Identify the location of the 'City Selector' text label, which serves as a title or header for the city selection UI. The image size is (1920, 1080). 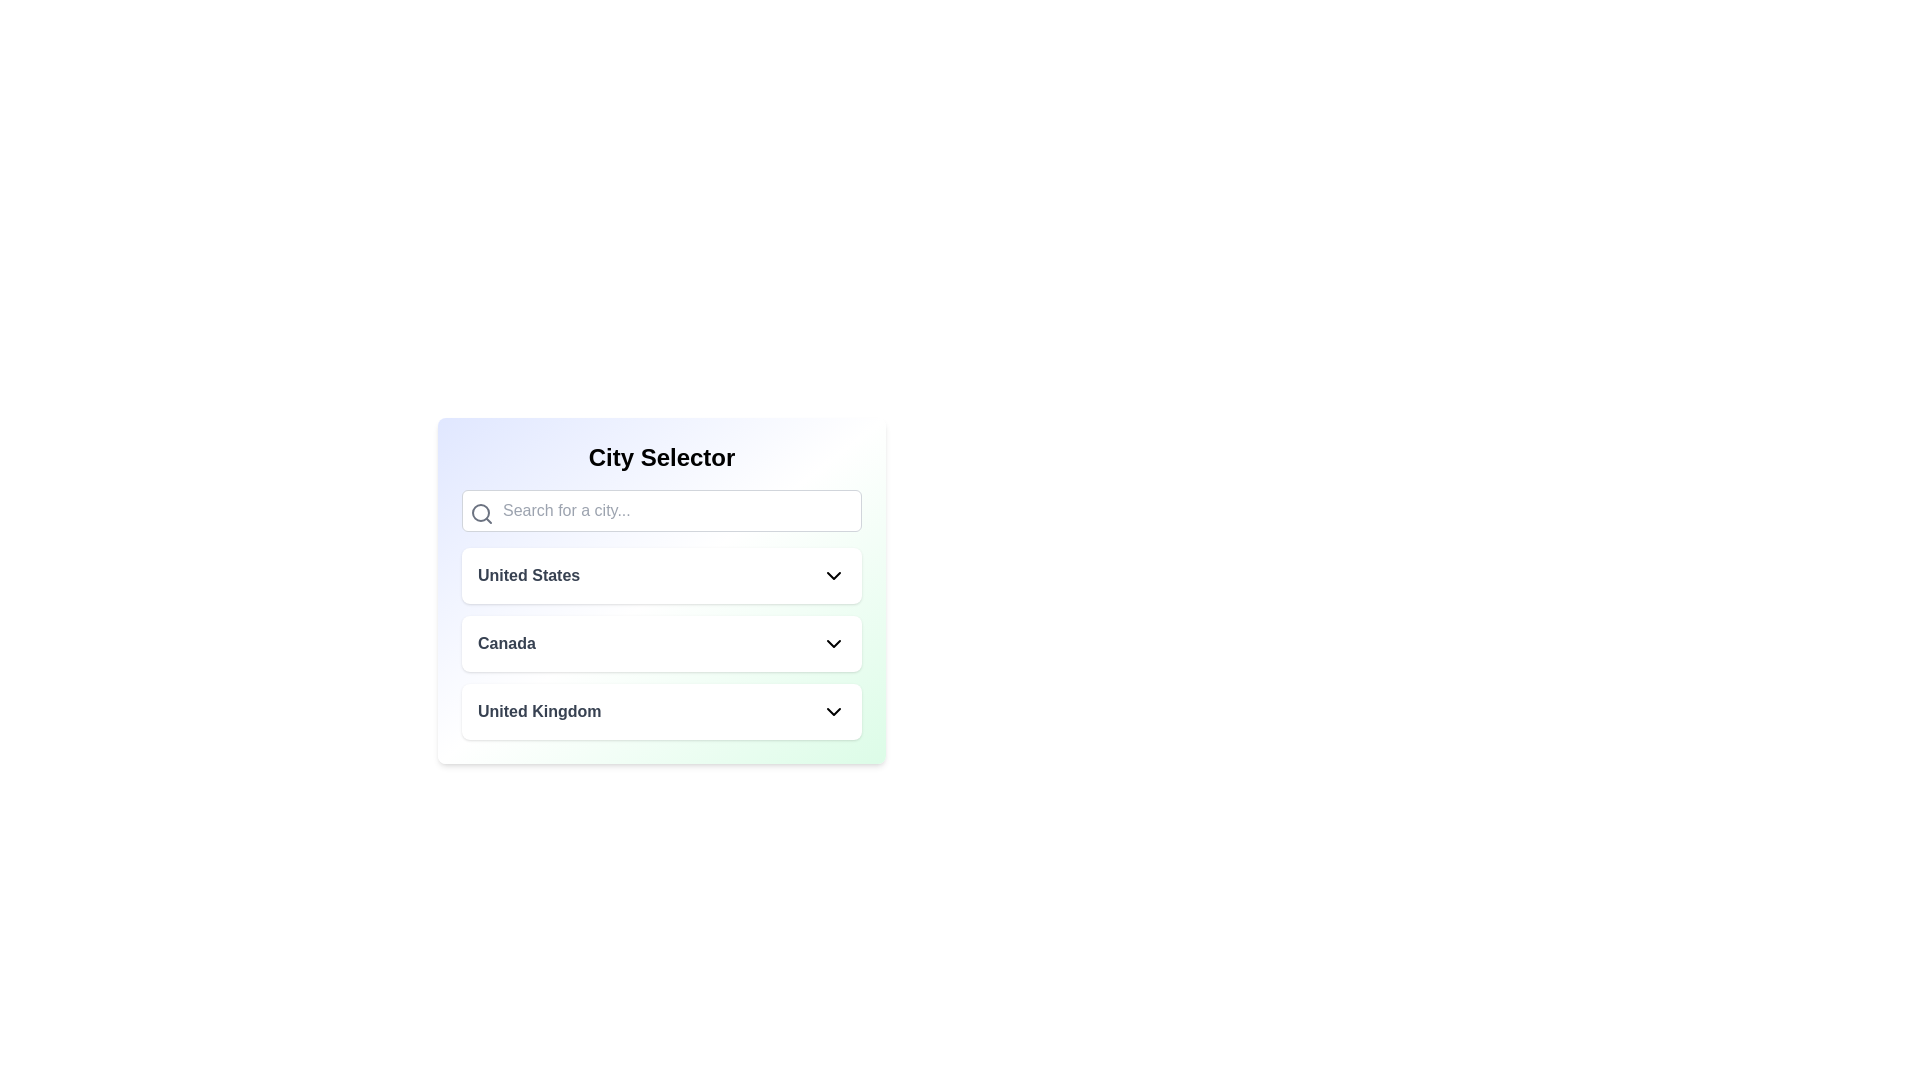
(662, 458).